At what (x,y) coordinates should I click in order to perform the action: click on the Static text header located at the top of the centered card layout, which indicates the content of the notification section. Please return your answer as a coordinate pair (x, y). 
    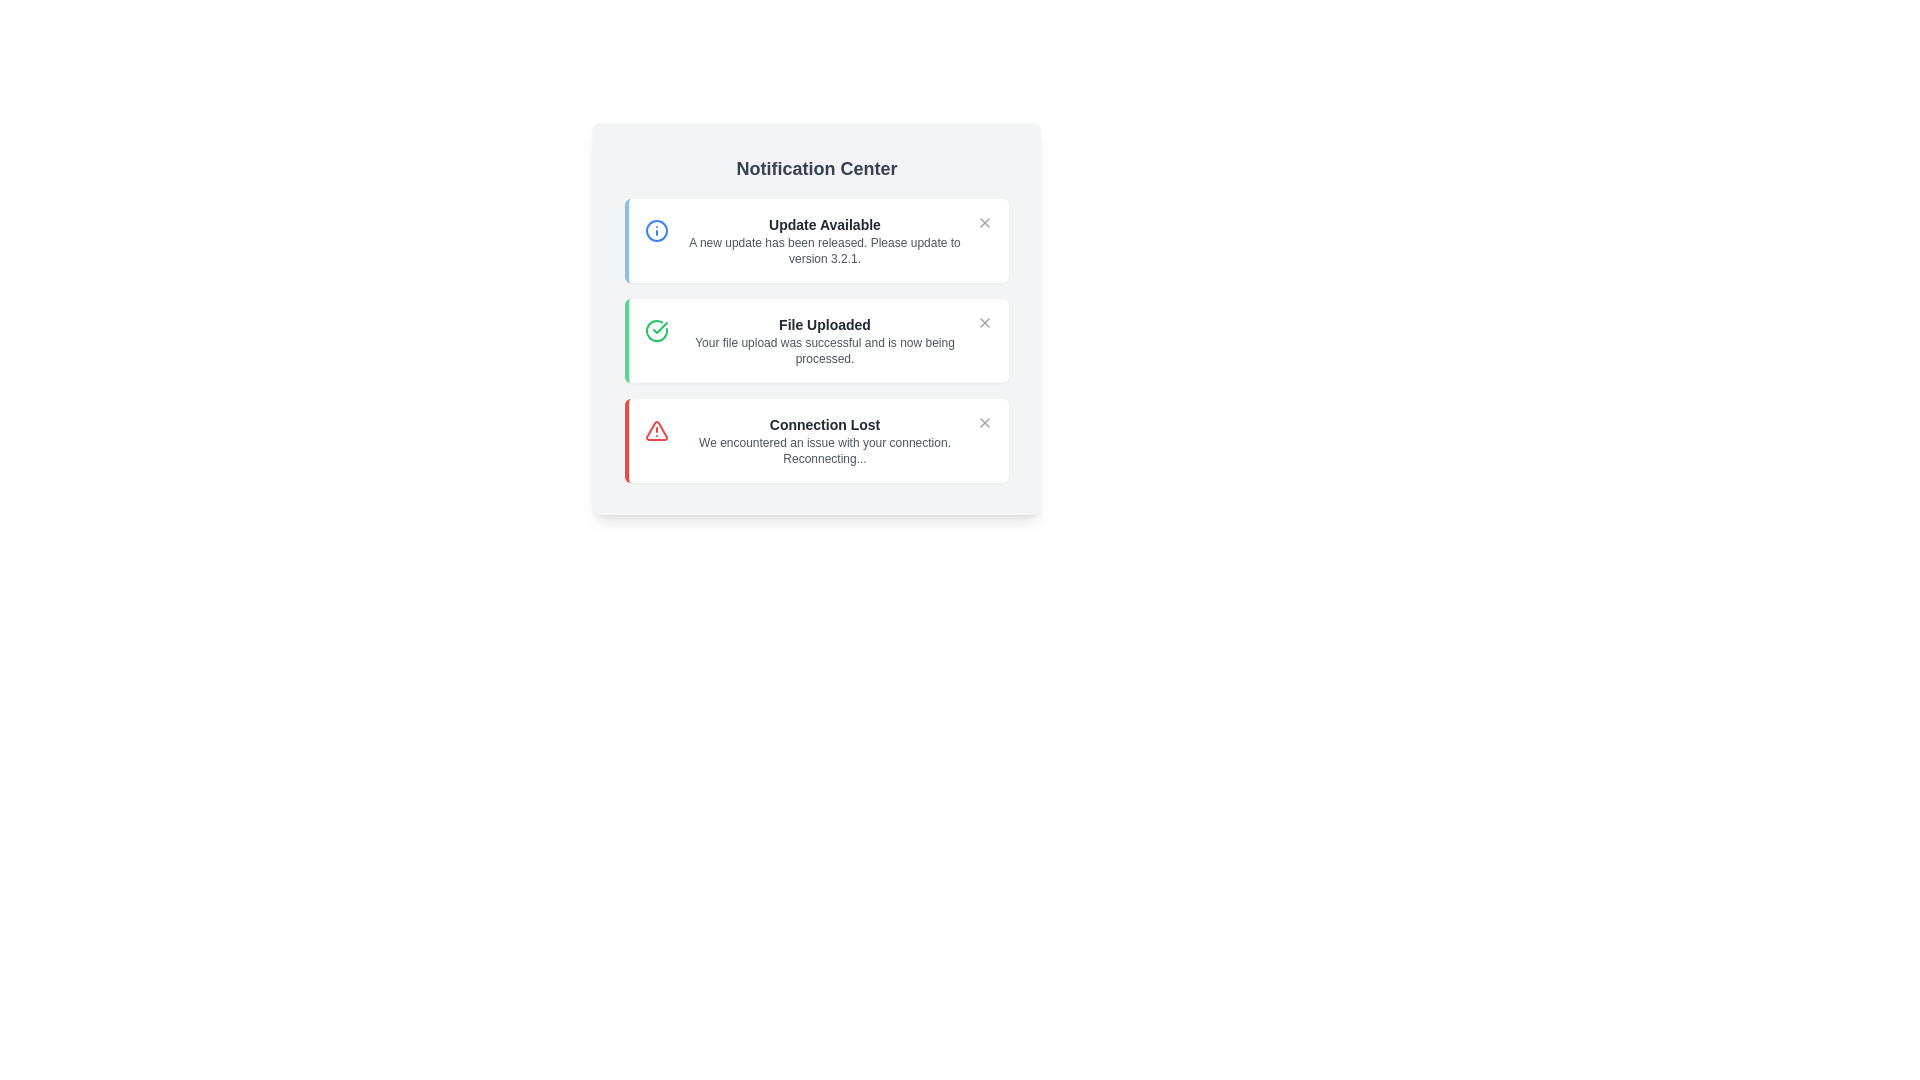
    Looking at the image, I should click on (816, 168).